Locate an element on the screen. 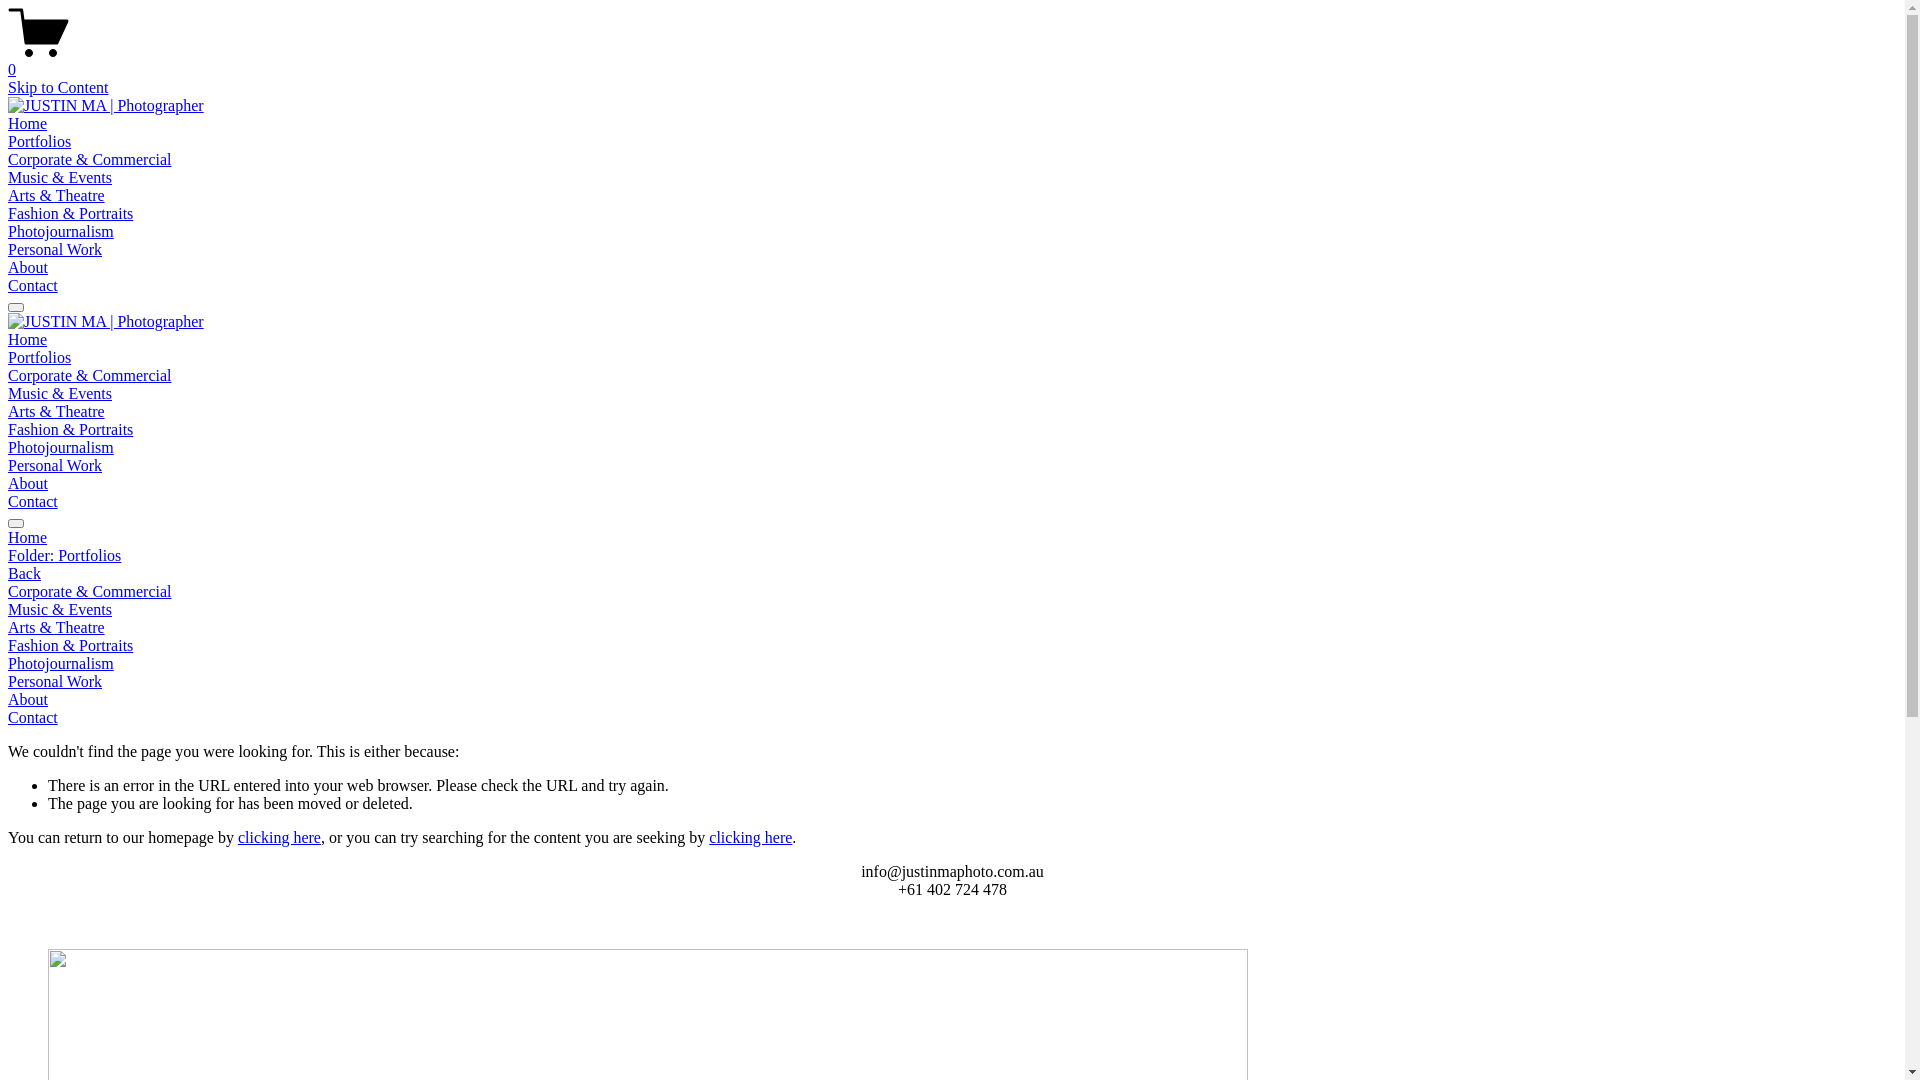 The width and height of the screenshot is (1920, 1080). 'Arts & Theatre' is located at coordinates (56, 410).